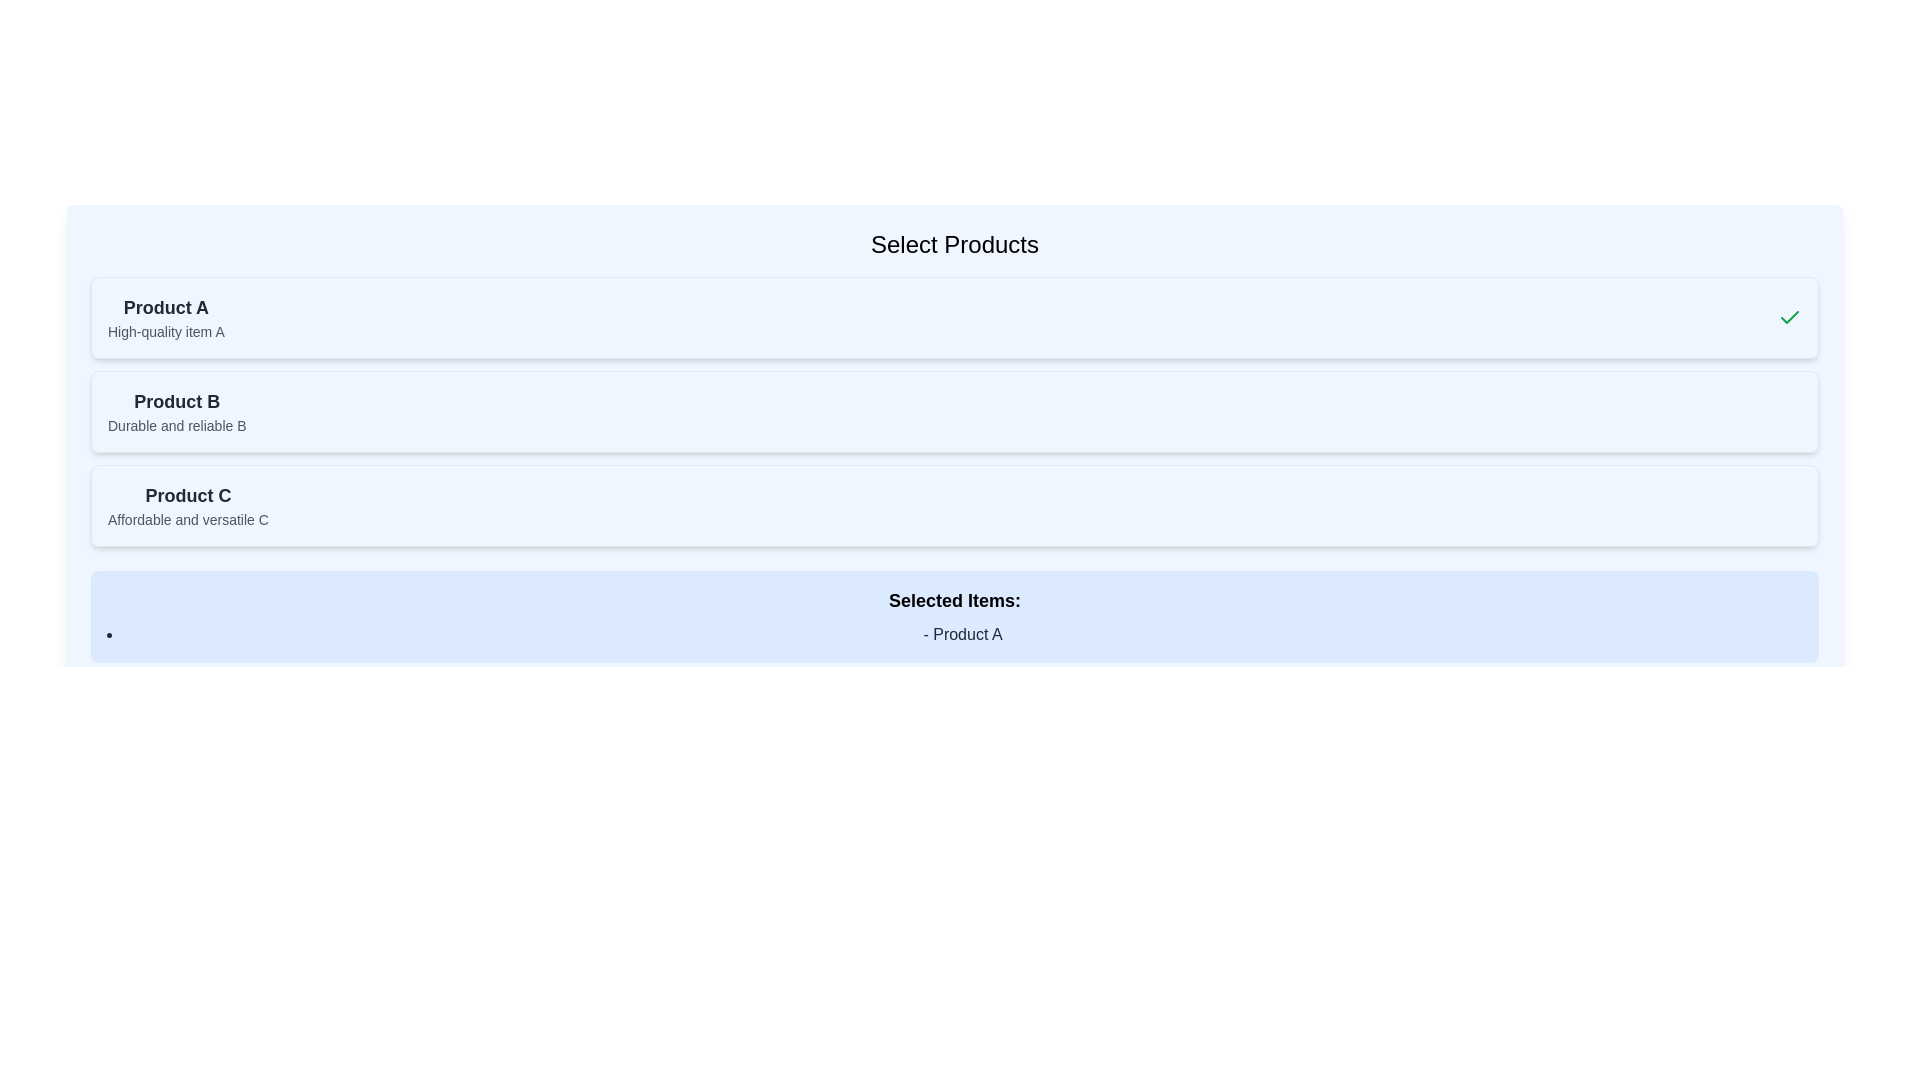 Image resolution: width=1920 pixels, height=1080 pixels. What do you see at coordinates (166, 330) in the screenshot?
I see `text label that displays 'High-quality item A', which is styled in small, gray text and located directly beneath the header 'Product A'` at bounding box center [166, 330].